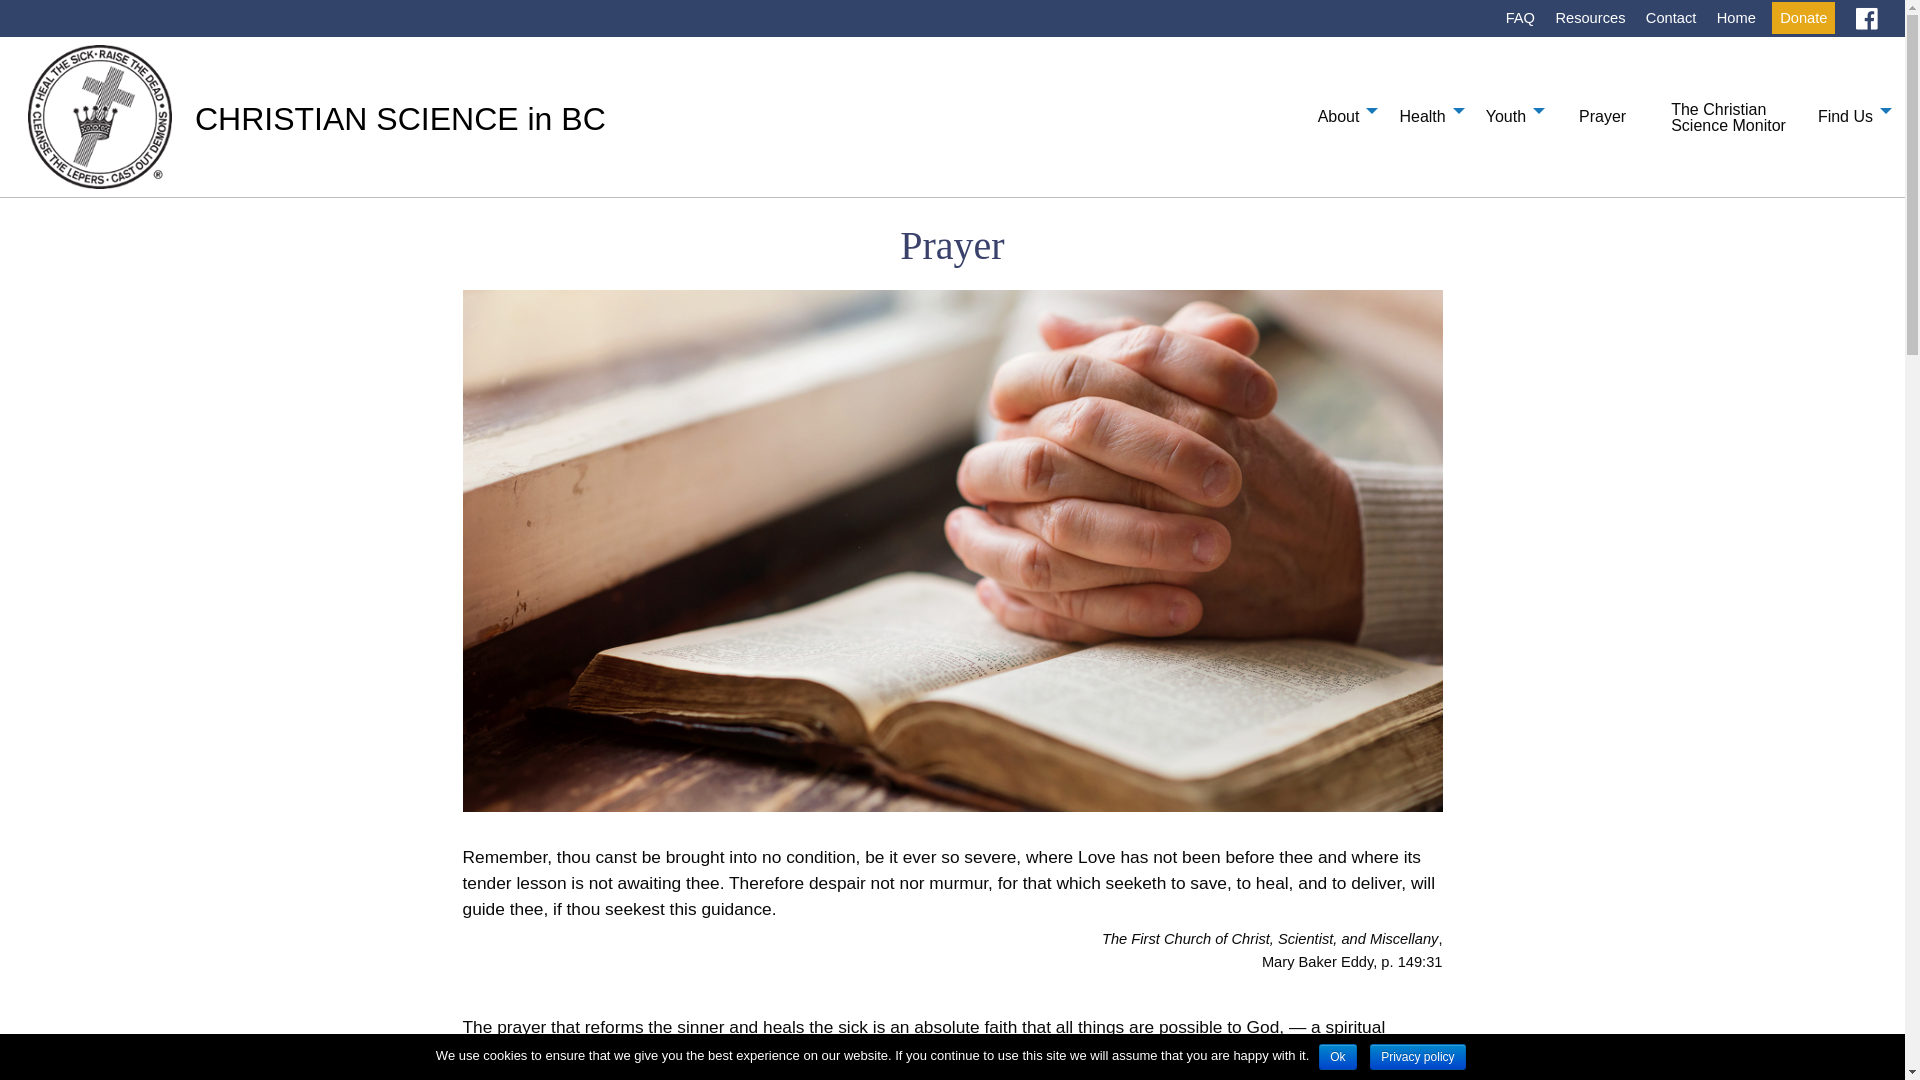  I want to click on 'About', so click(1343, 110).